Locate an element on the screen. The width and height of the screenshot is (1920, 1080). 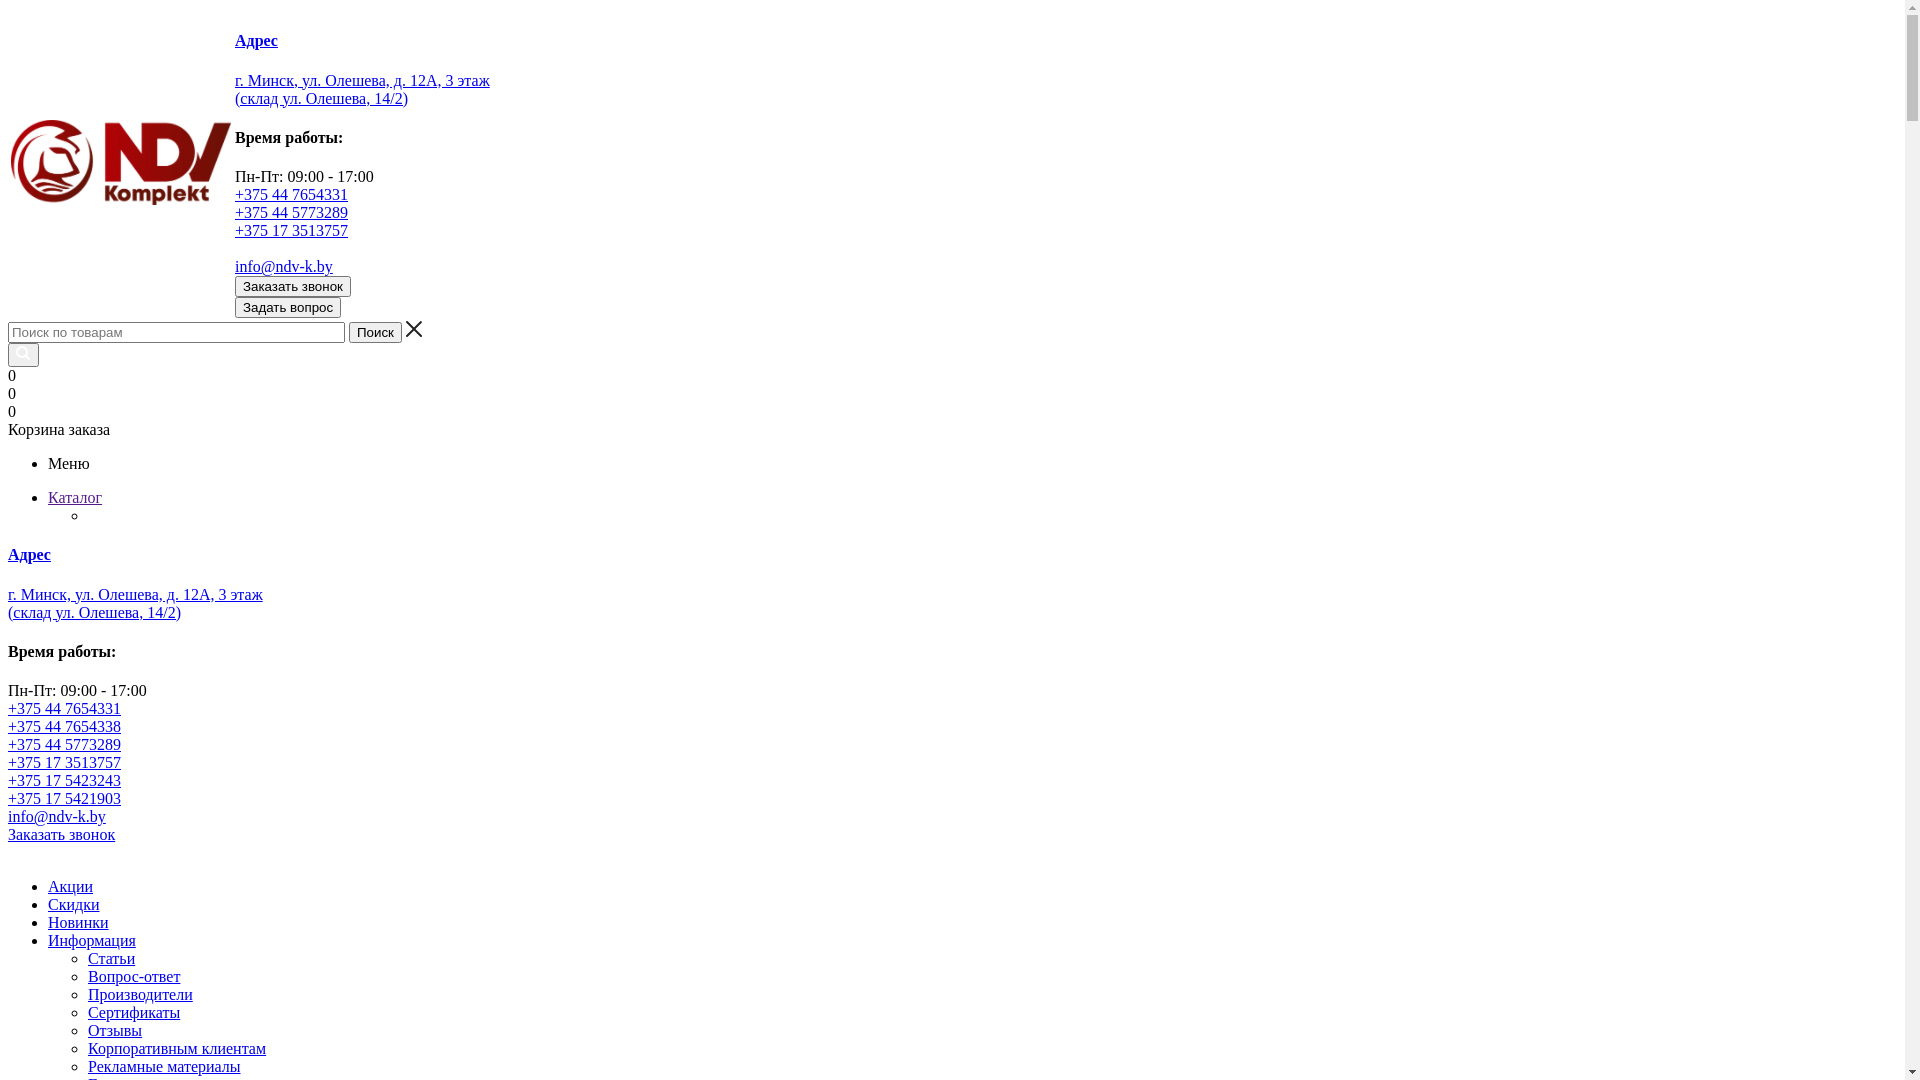
'+375 44 7654331' is located at coordinates (8, 707).